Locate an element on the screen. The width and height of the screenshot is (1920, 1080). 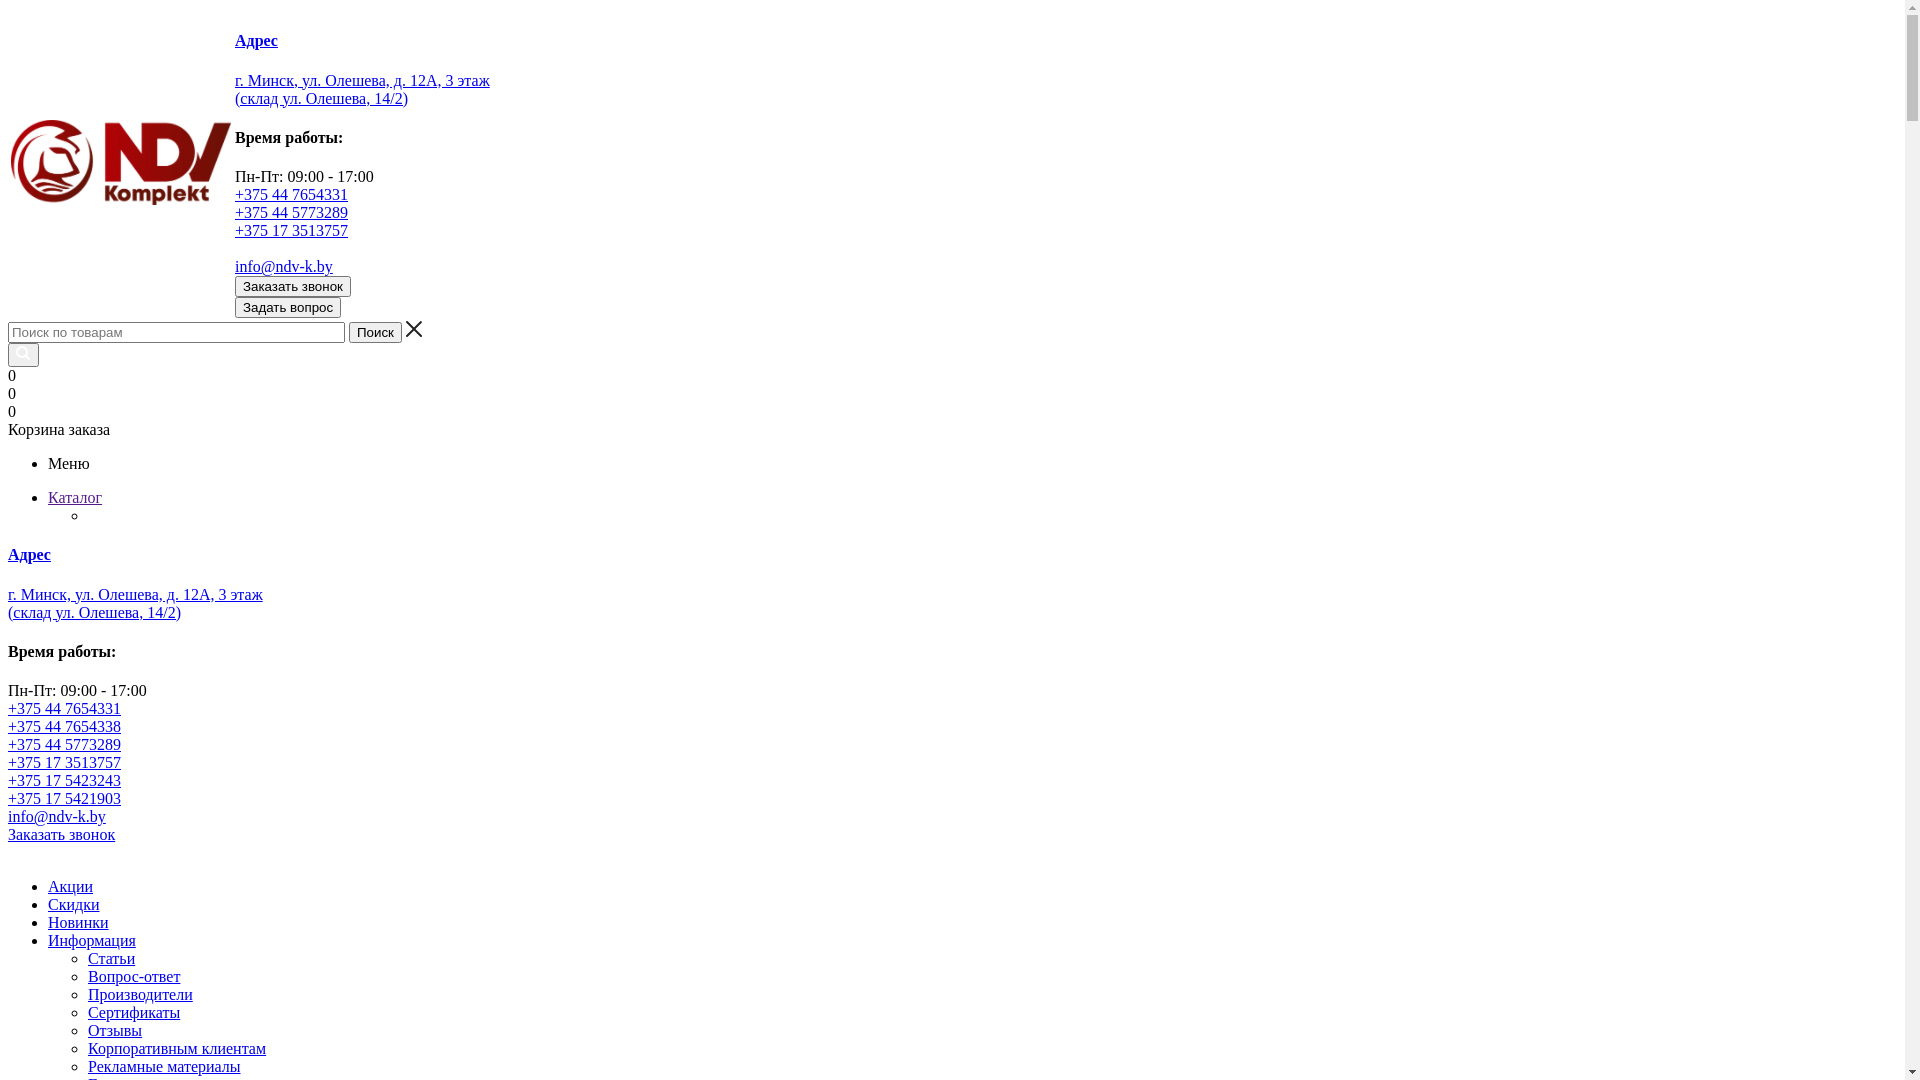
'+375 44 7654331' is located at coordinates (8, 707).